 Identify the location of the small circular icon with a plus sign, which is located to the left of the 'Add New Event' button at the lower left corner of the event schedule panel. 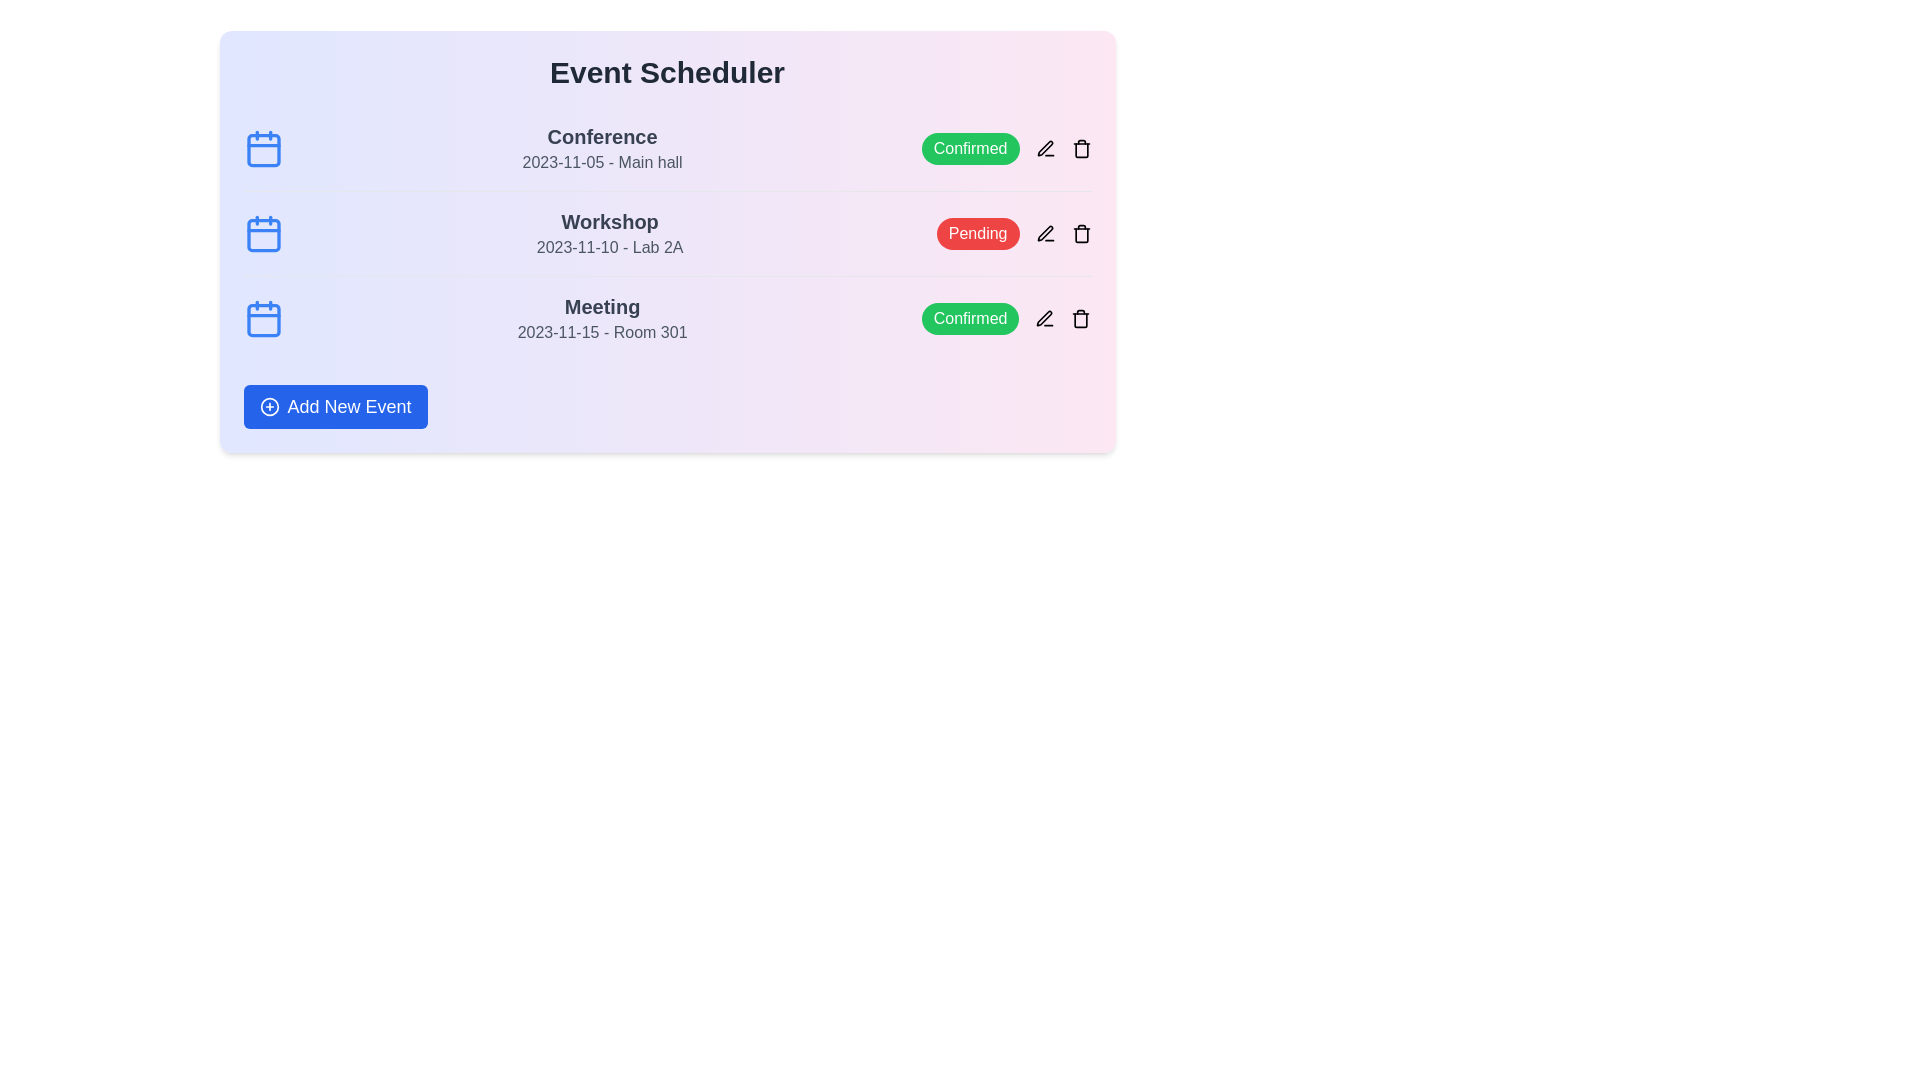
(268, 406).